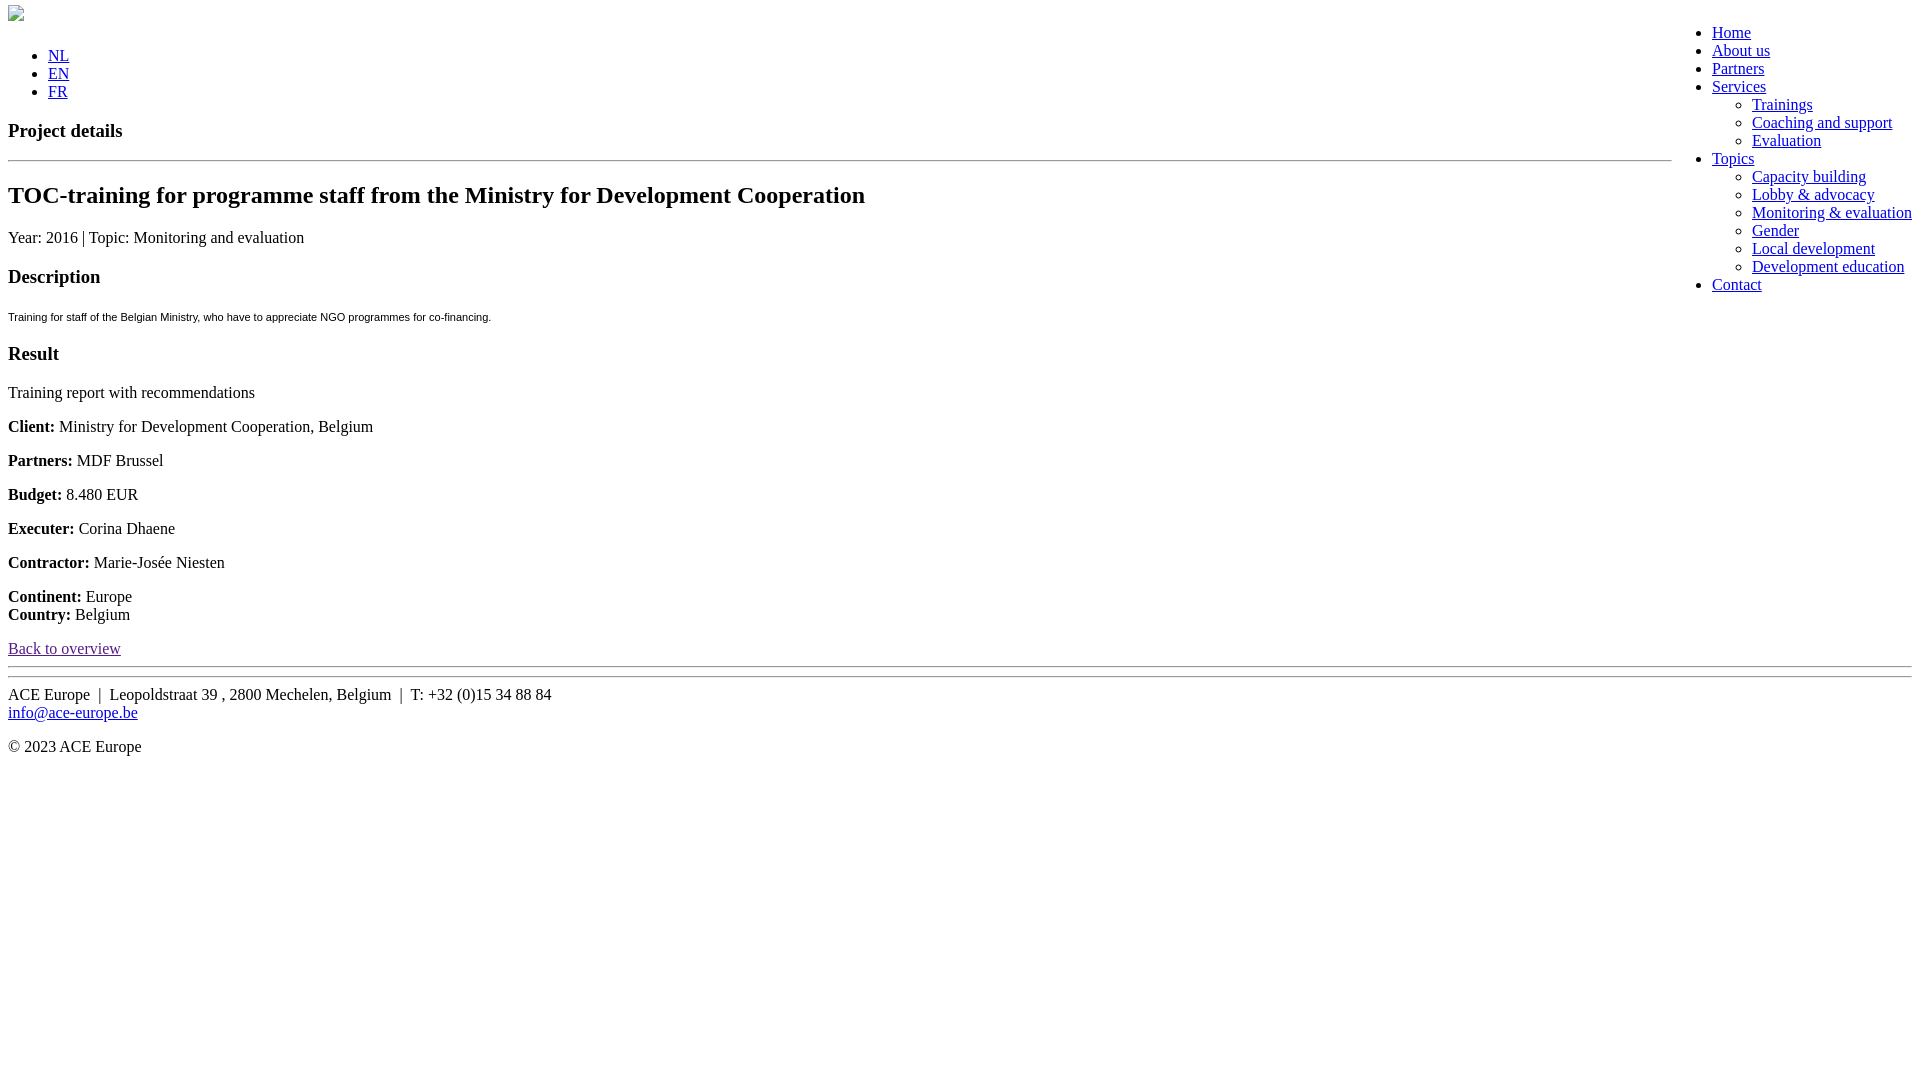  I want to click on 'EN', so click(58, 72).